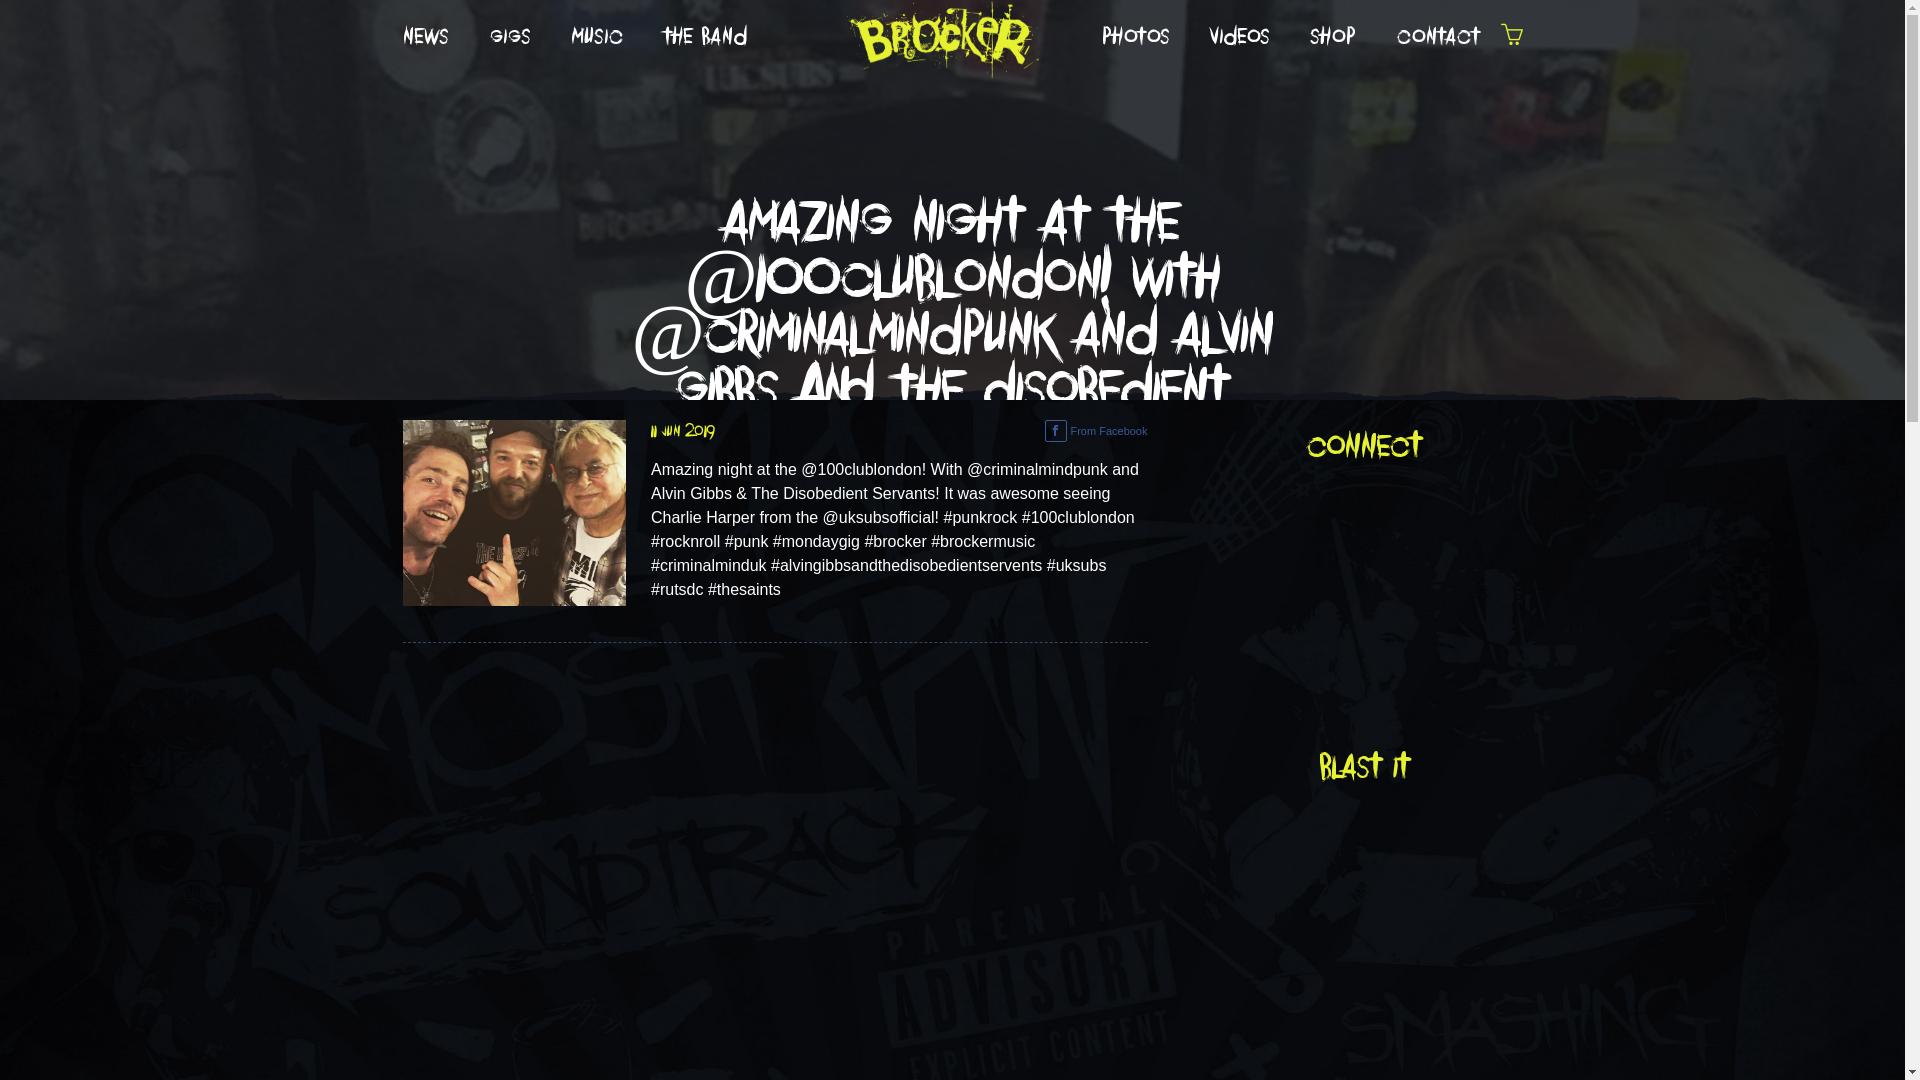 This screenshot has height=1080, width=1920. What do you see at coordinates (1094, 430) in the screenshot?
I see `'From Facebook'` at bounding box center [1094, 430].